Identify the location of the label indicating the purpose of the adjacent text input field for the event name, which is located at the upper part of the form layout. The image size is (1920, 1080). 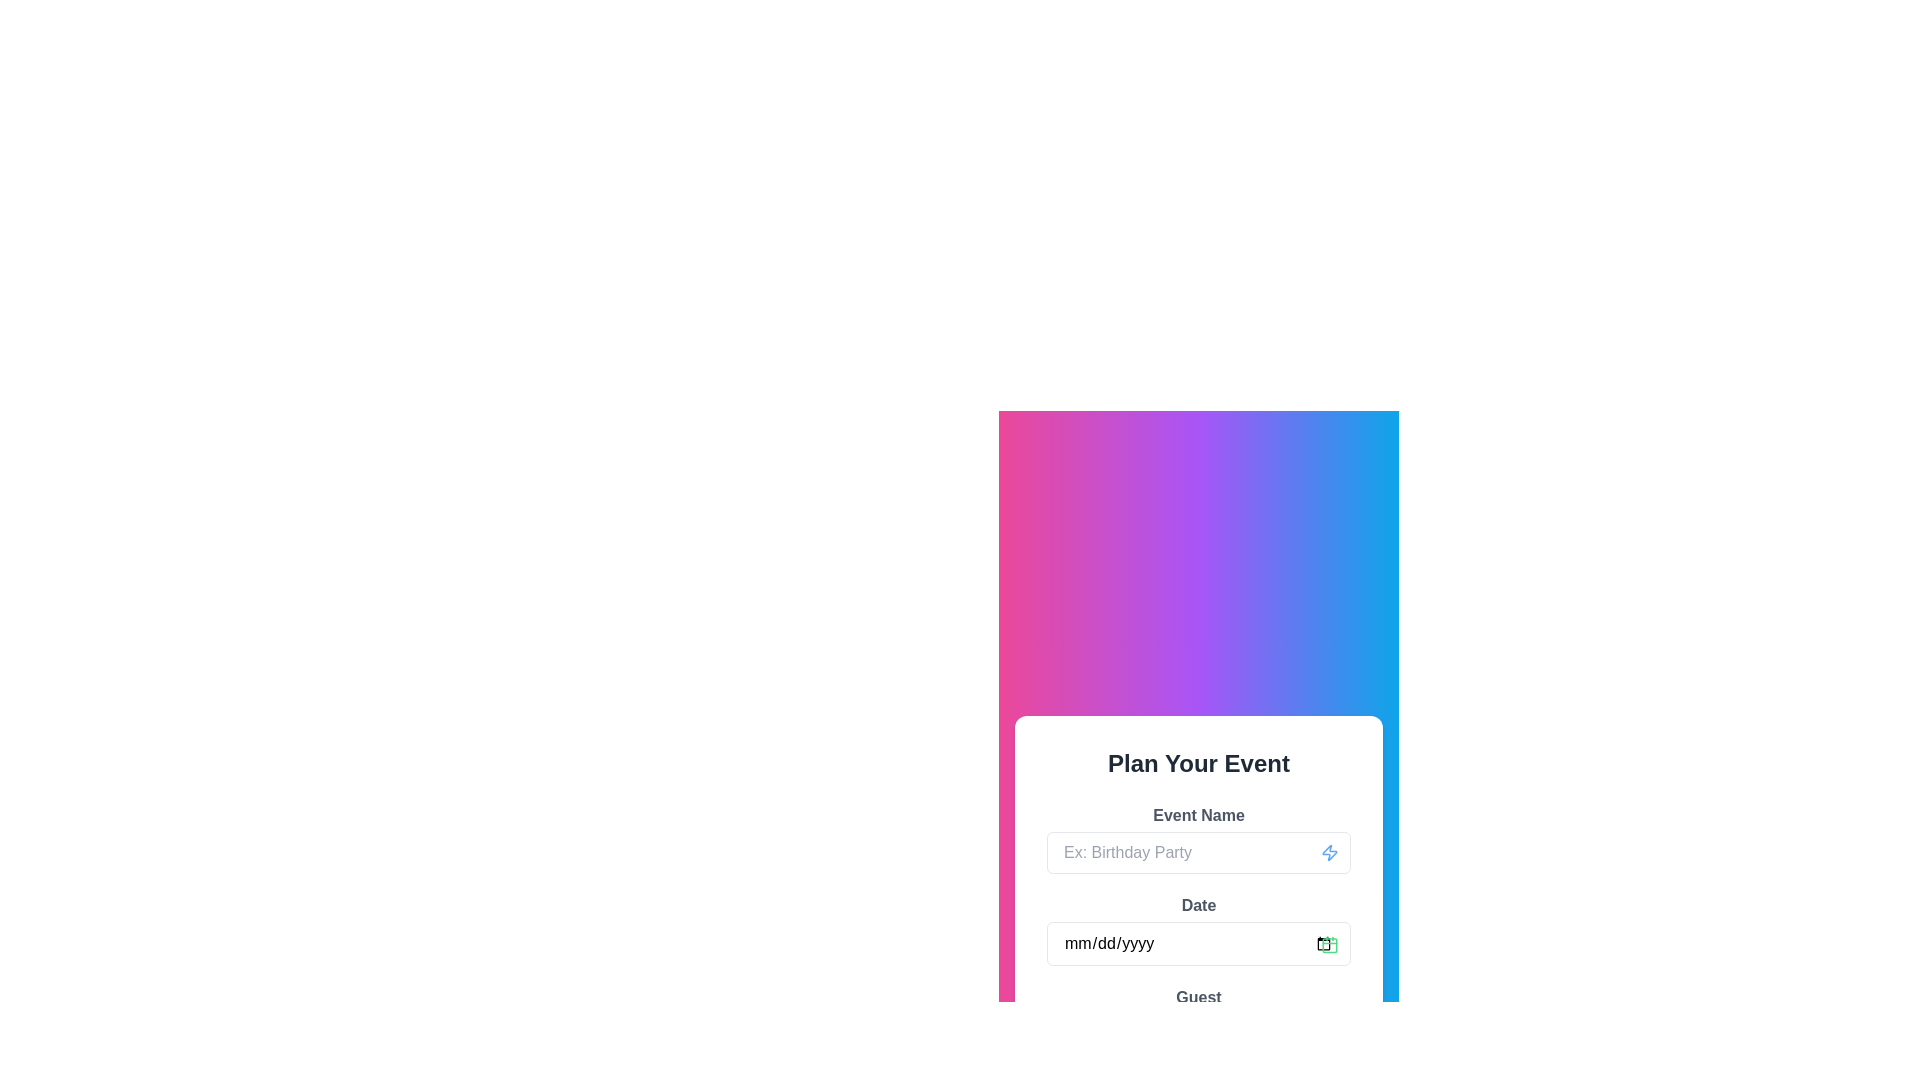
(1199, 814).